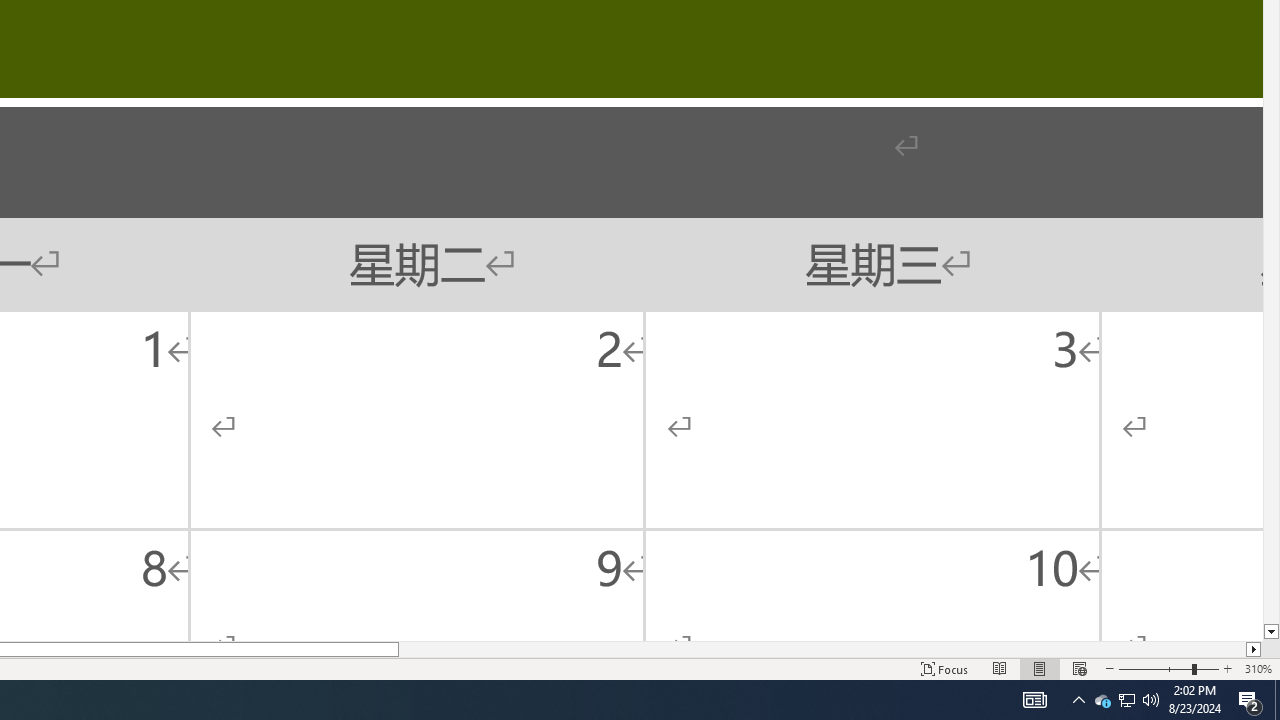  I want to click on 'Zoom In', so click(1226, 669).